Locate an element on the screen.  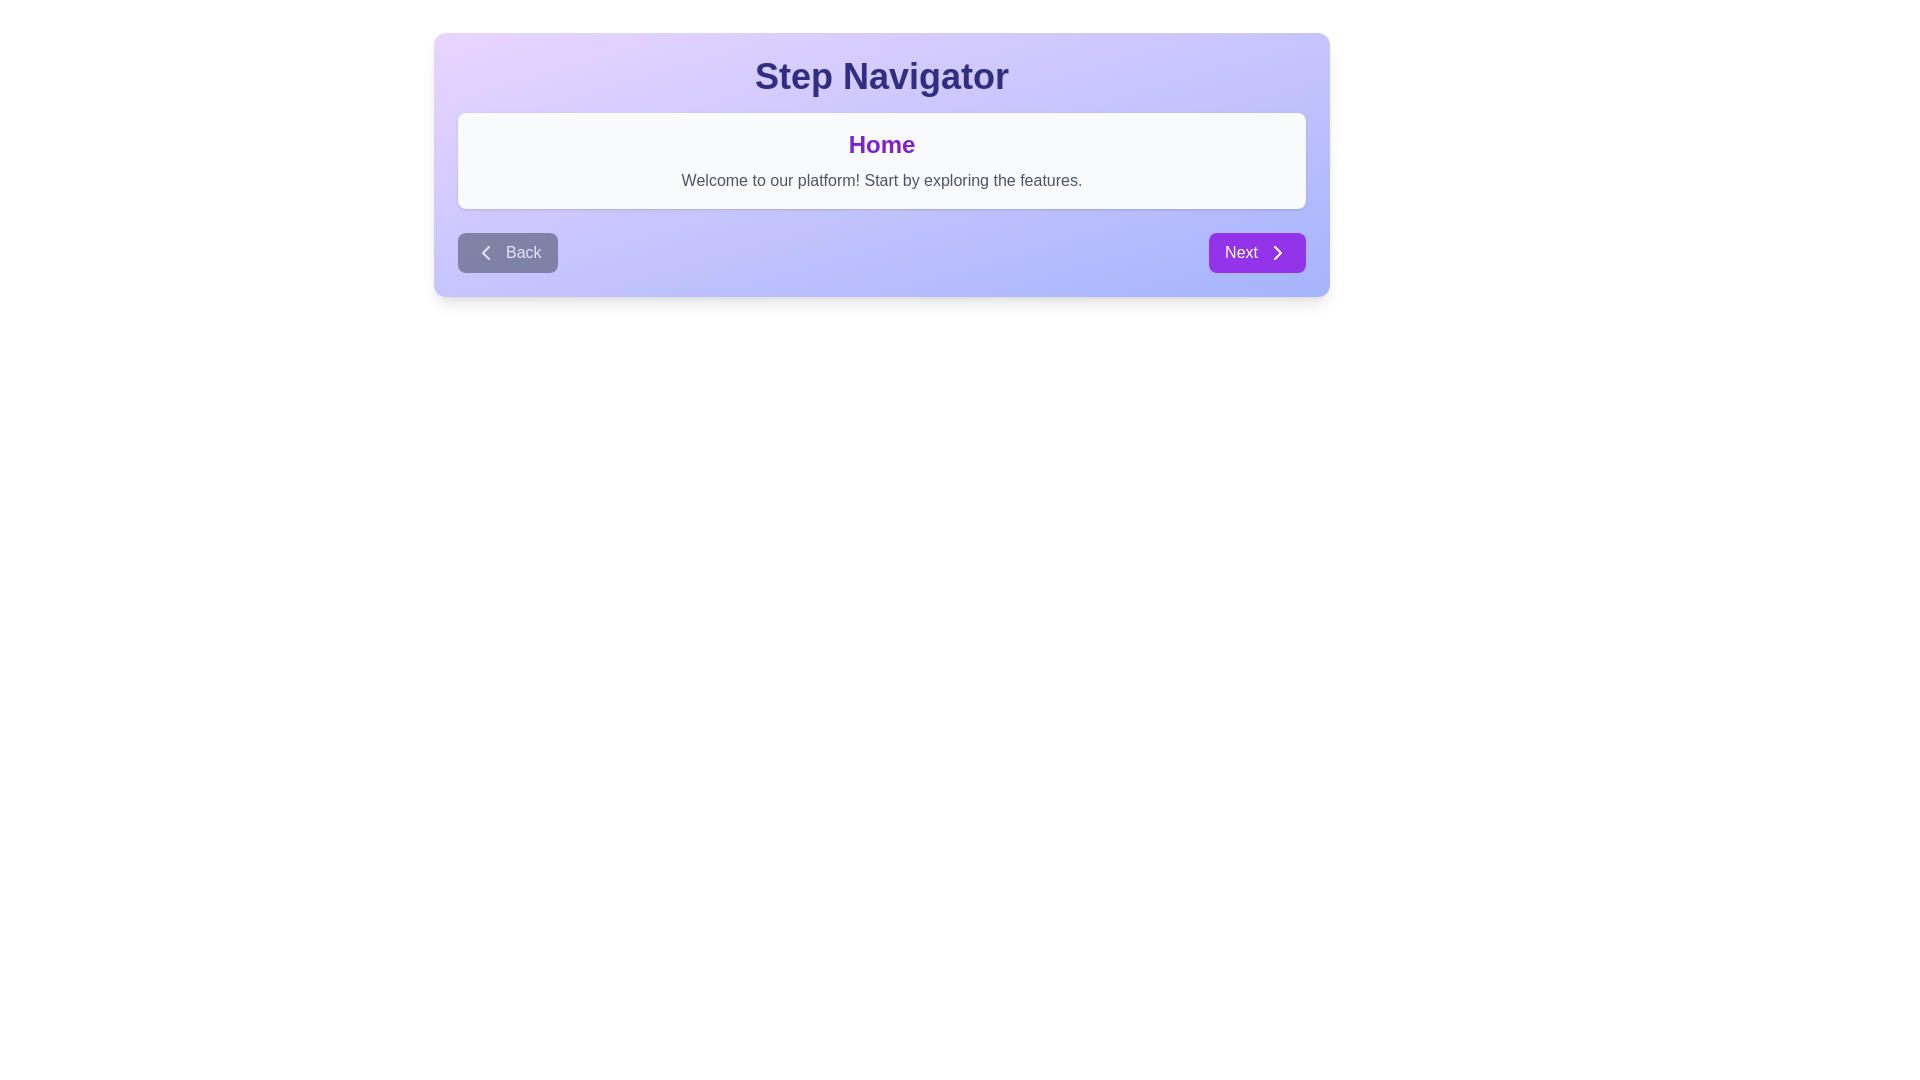
the Navigation icon located to the left of the 'Back' button is located at coordinates (485, 252).